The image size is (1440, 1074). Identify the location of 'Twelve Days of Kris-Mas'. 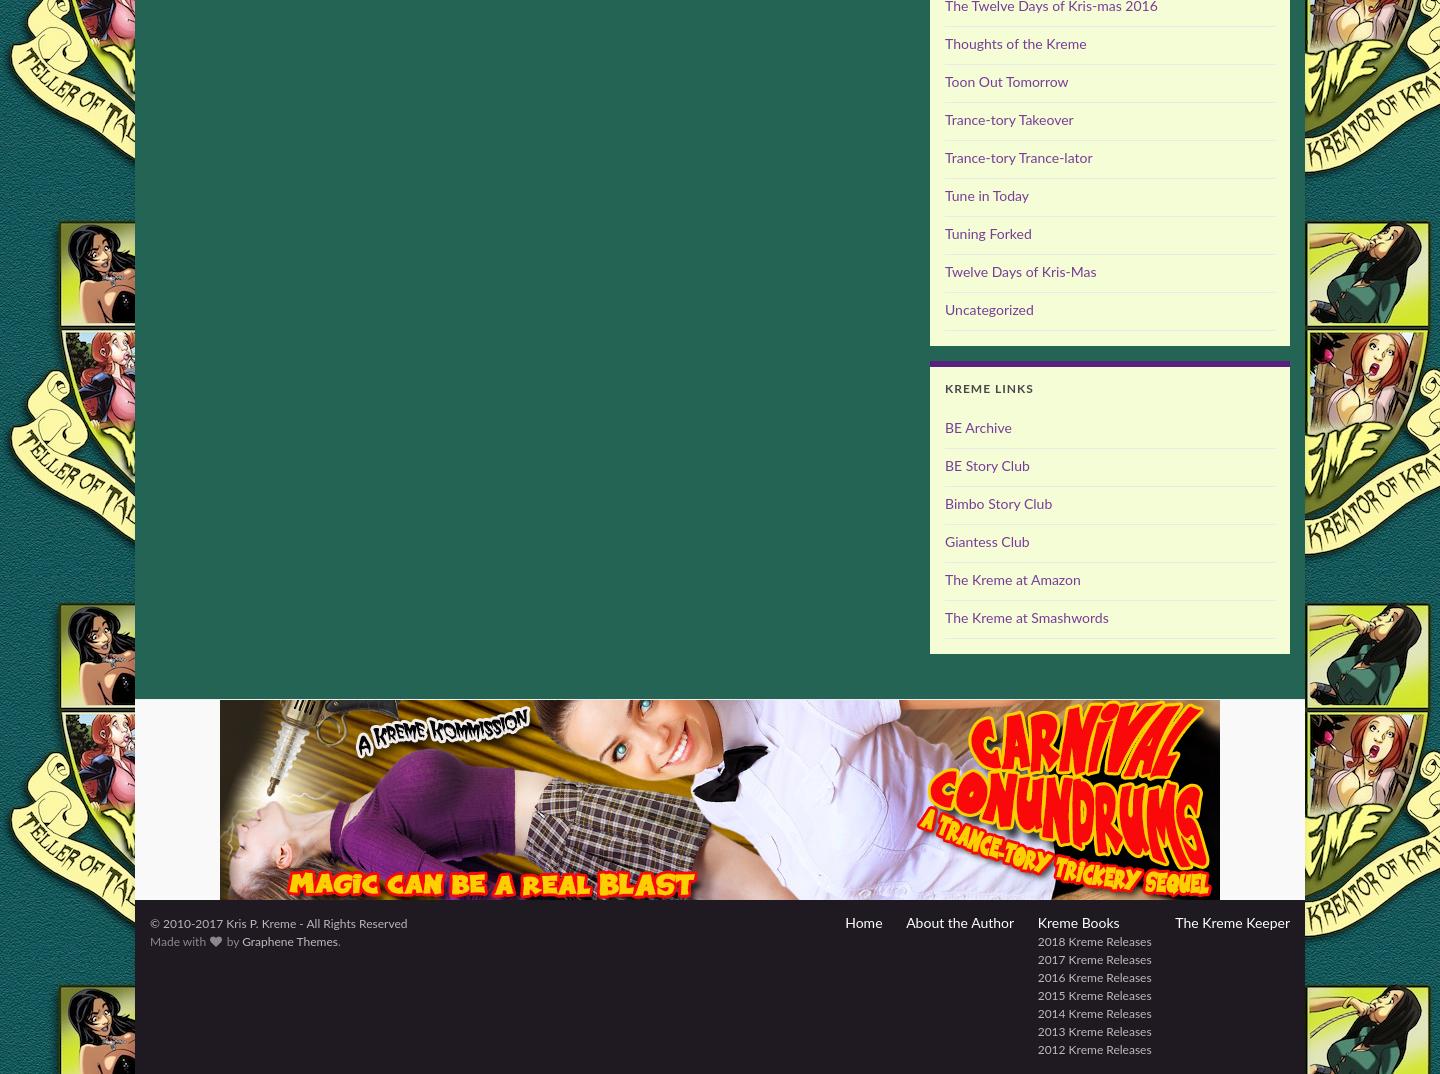
(944, 273).